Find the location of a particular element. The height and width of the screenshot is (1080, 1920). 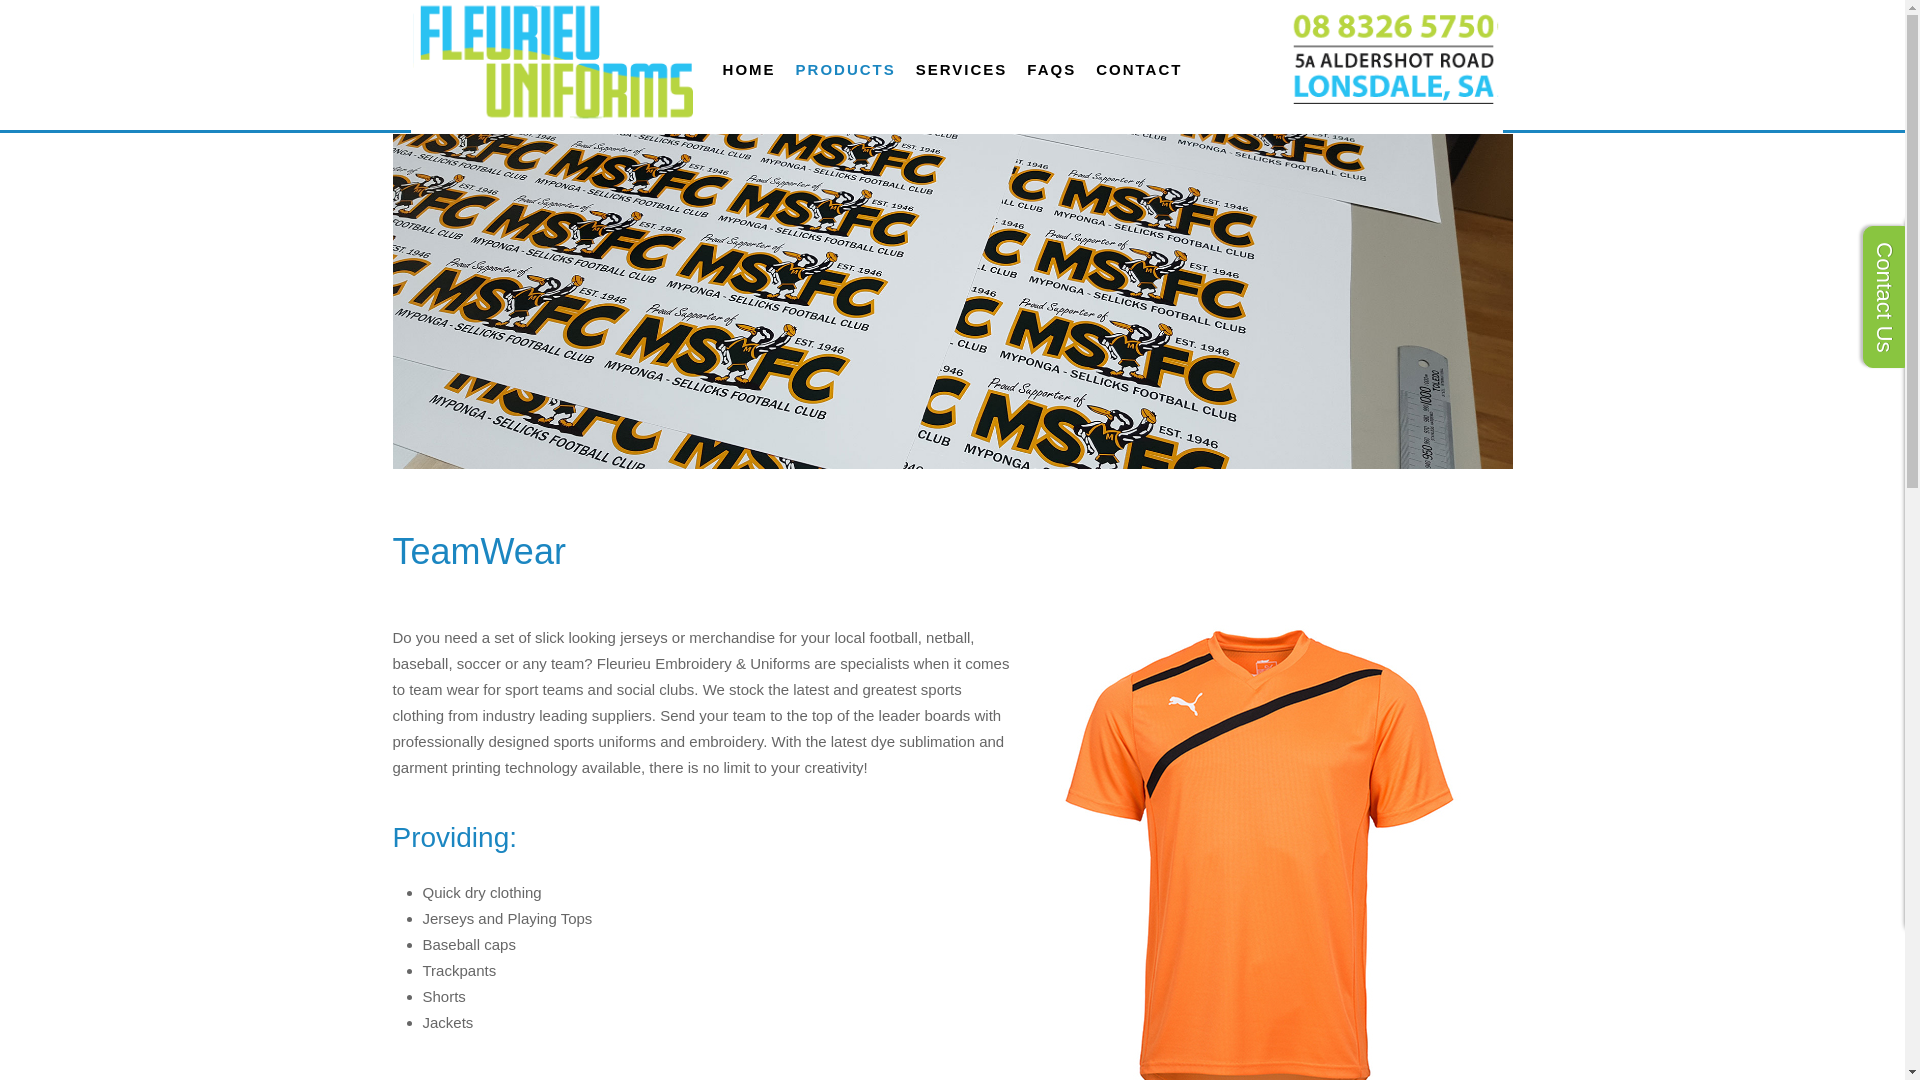

'CONTACT' is located at coordinates (1138, 68).